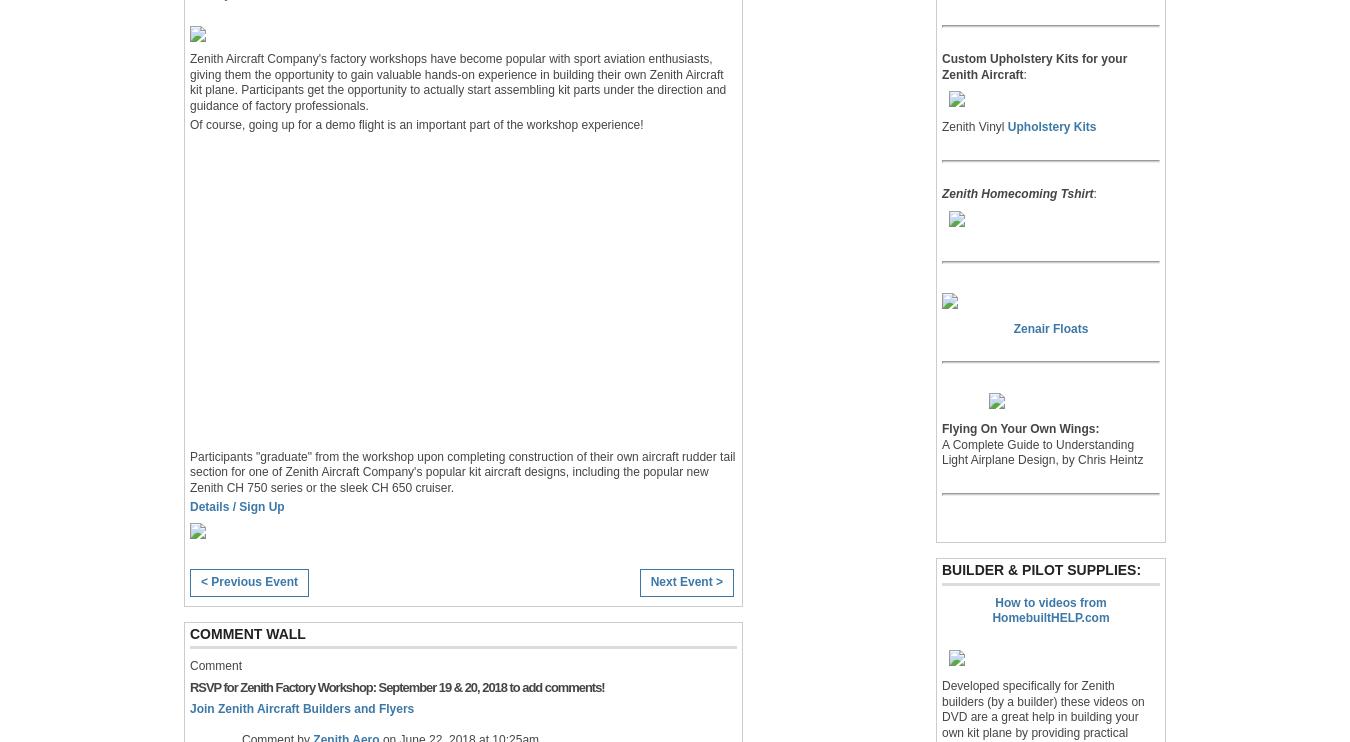 The image size is (1350, 742). I want to click on 'Details / Sign Up', so click(236, 505).